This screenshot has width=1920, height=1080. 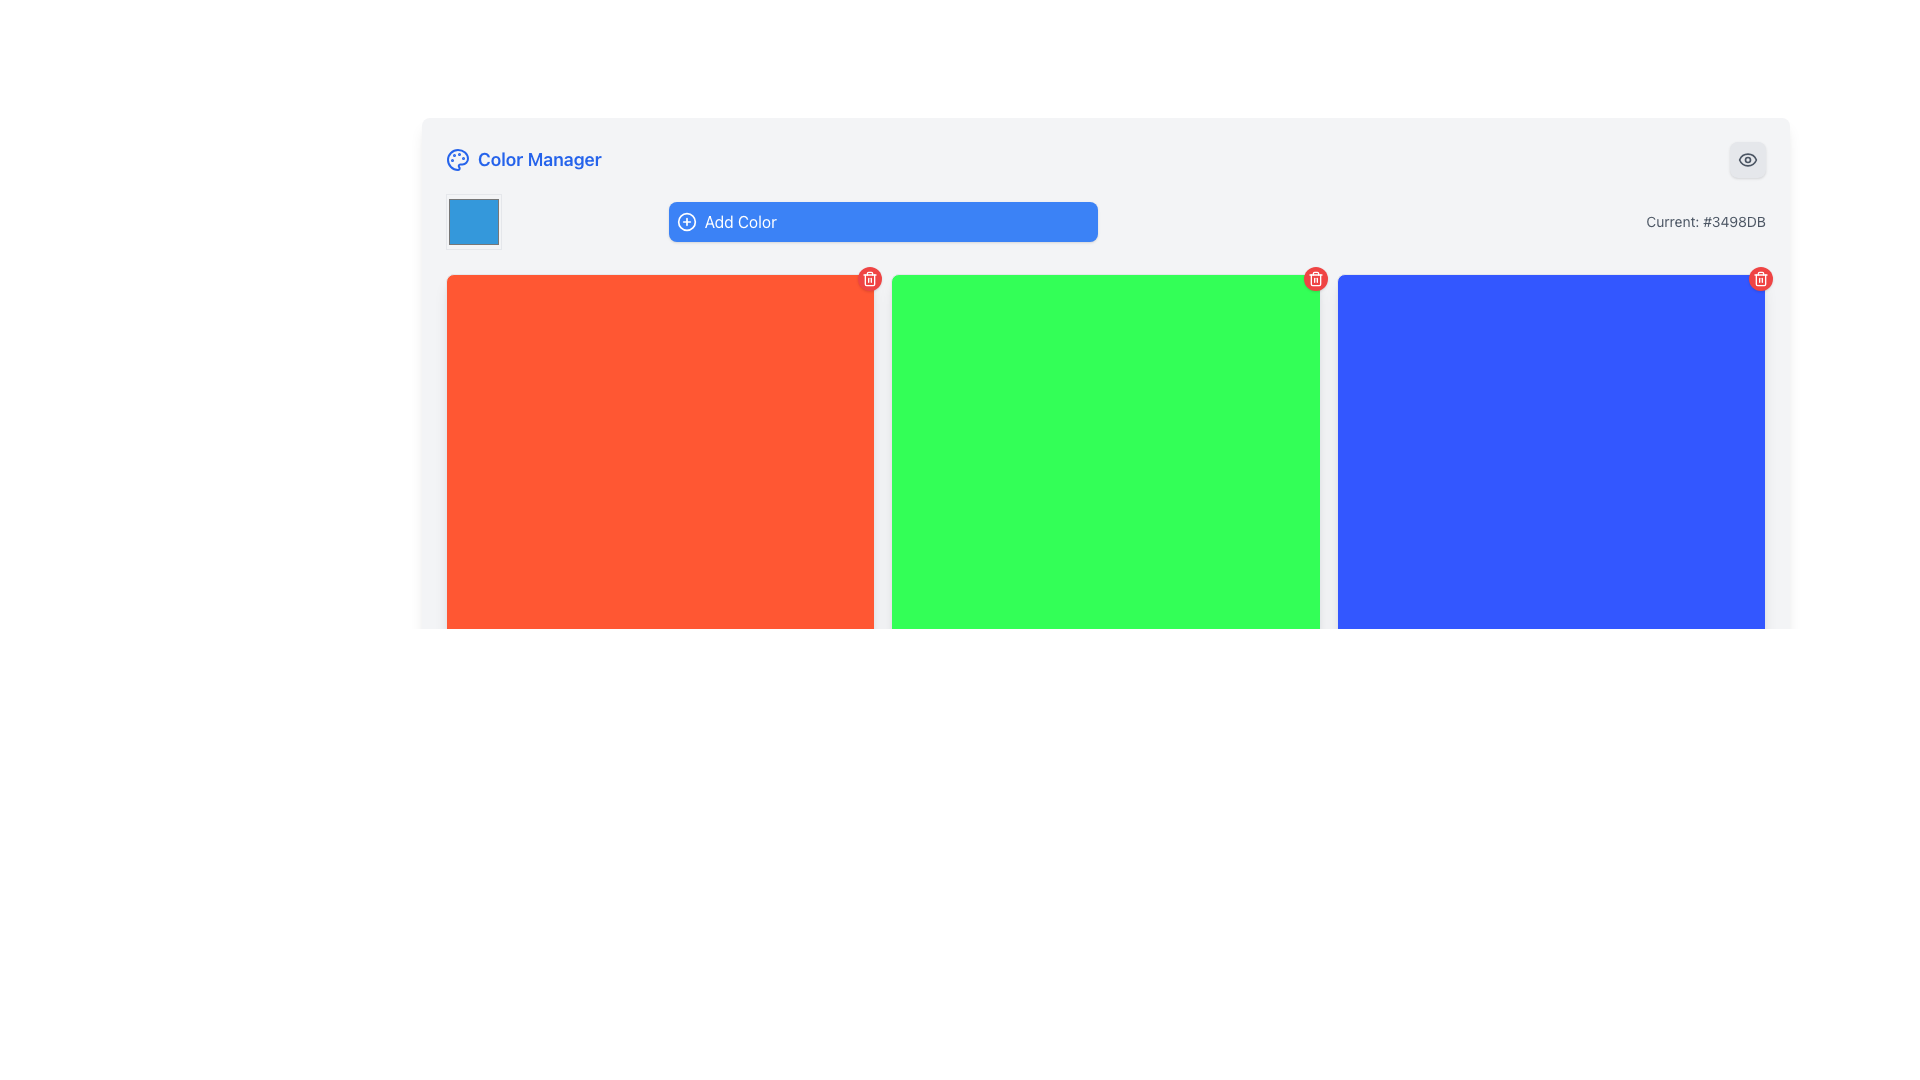 What do you see at coordinates (1104, 488) in the screenshot?
I see `the second square item` at bounding box center [1104, 488].